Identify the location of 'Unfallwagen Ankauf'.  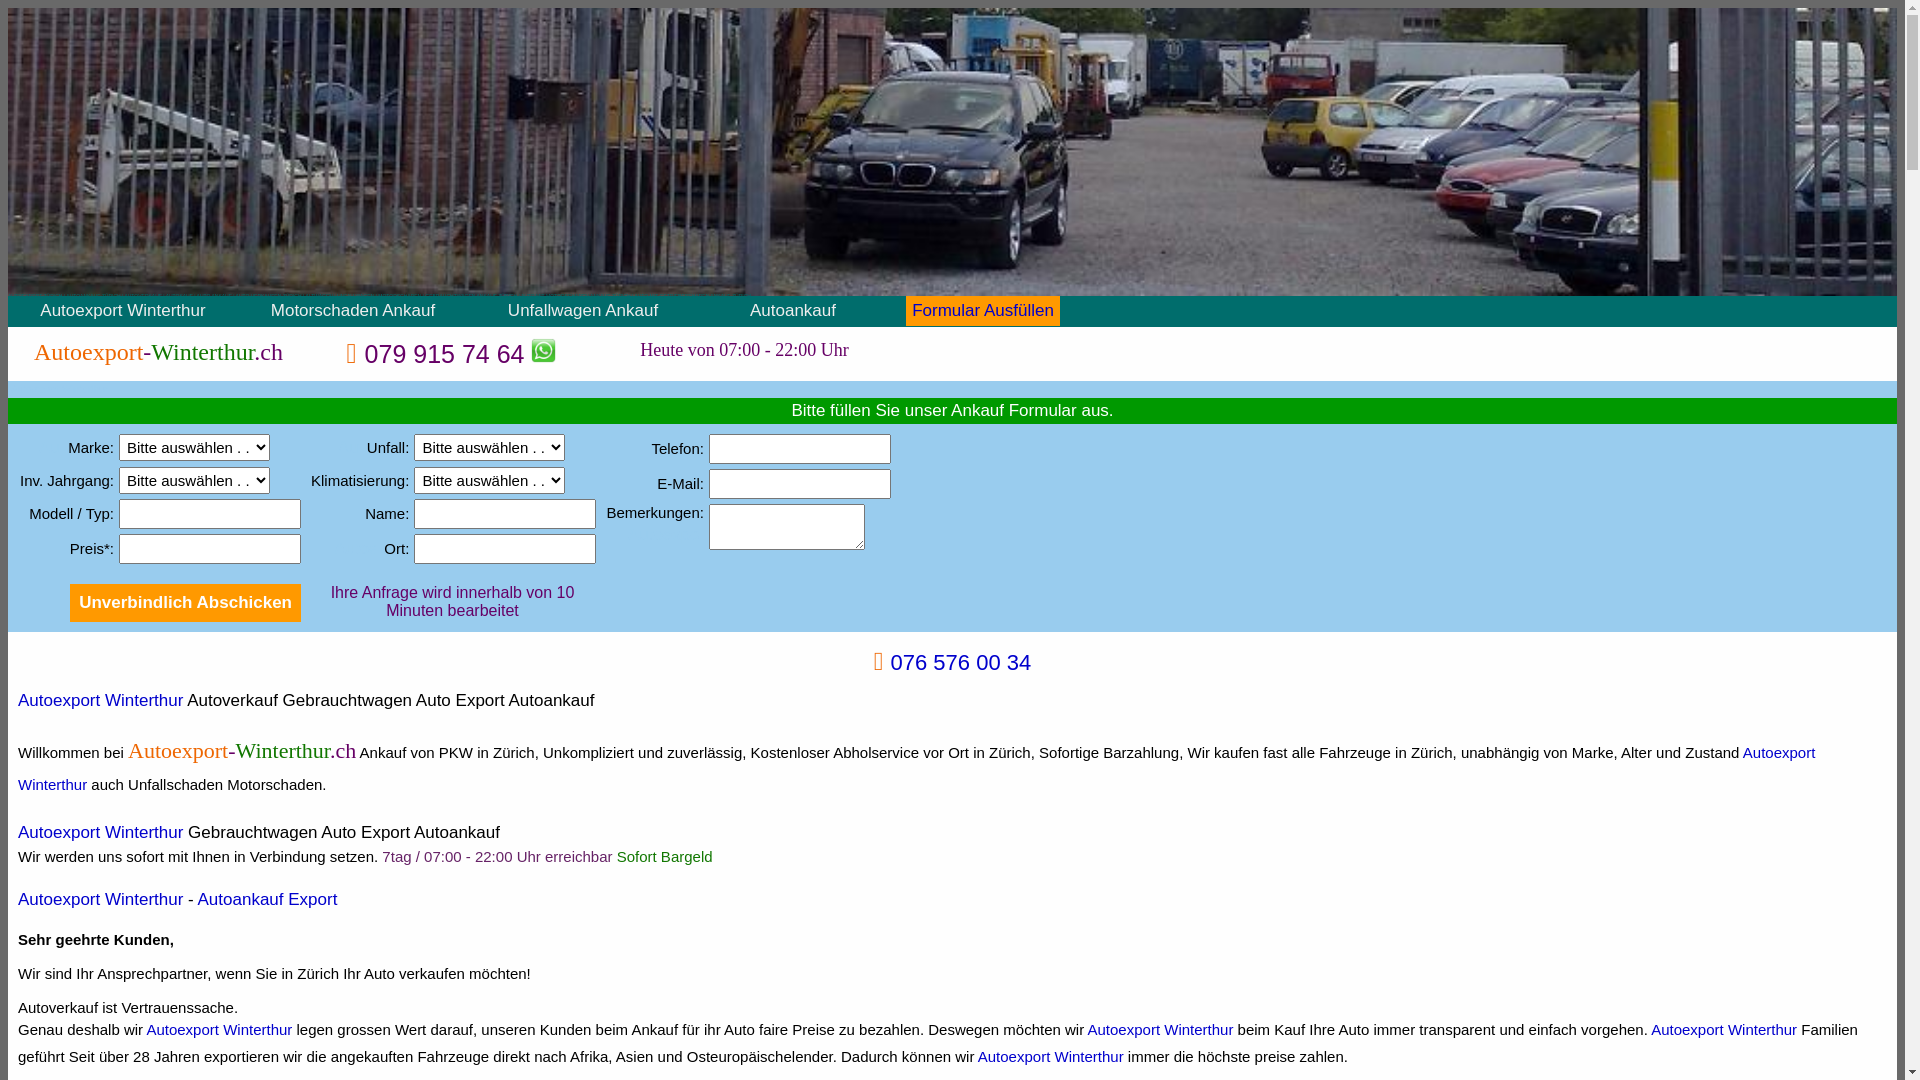
(581, 310).